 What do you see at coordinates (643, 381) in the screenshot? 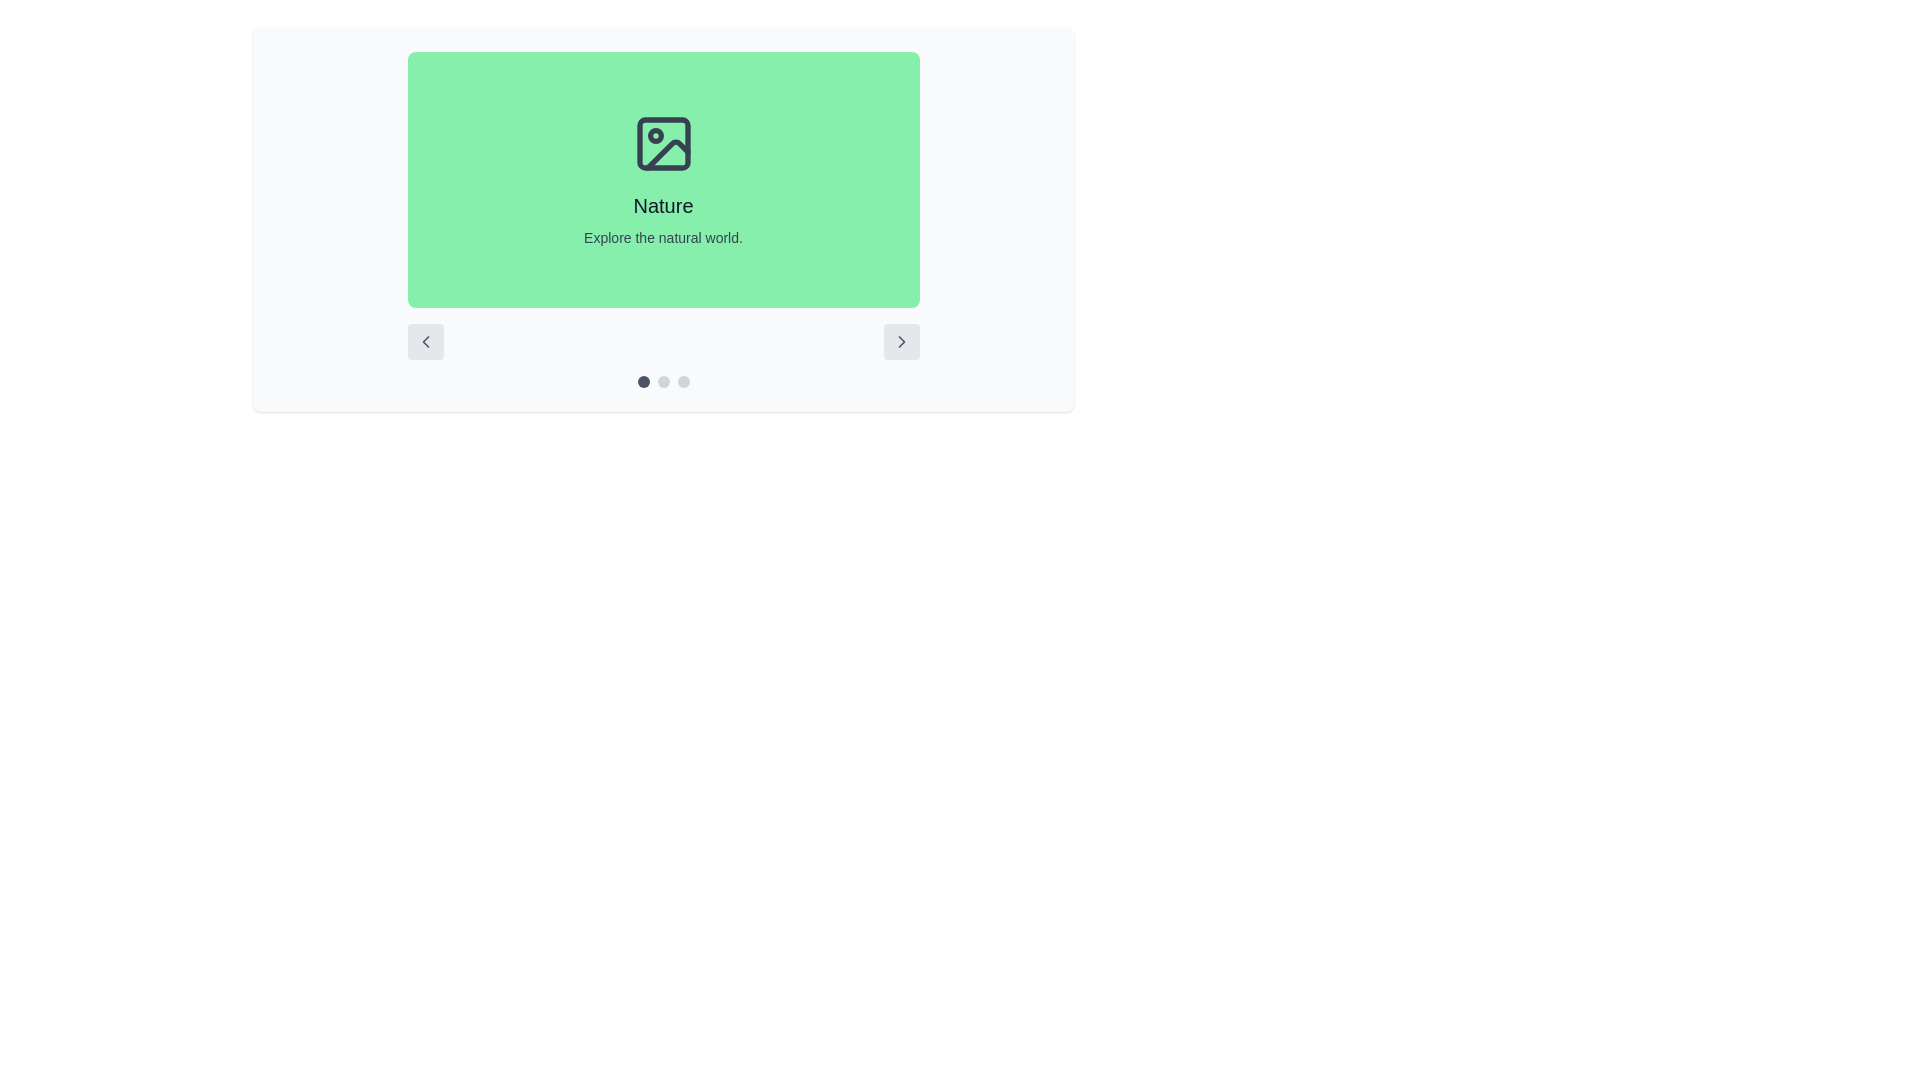
I see `the first circular navigation indicator with a dark gray background` at bounding box center [643, 381].